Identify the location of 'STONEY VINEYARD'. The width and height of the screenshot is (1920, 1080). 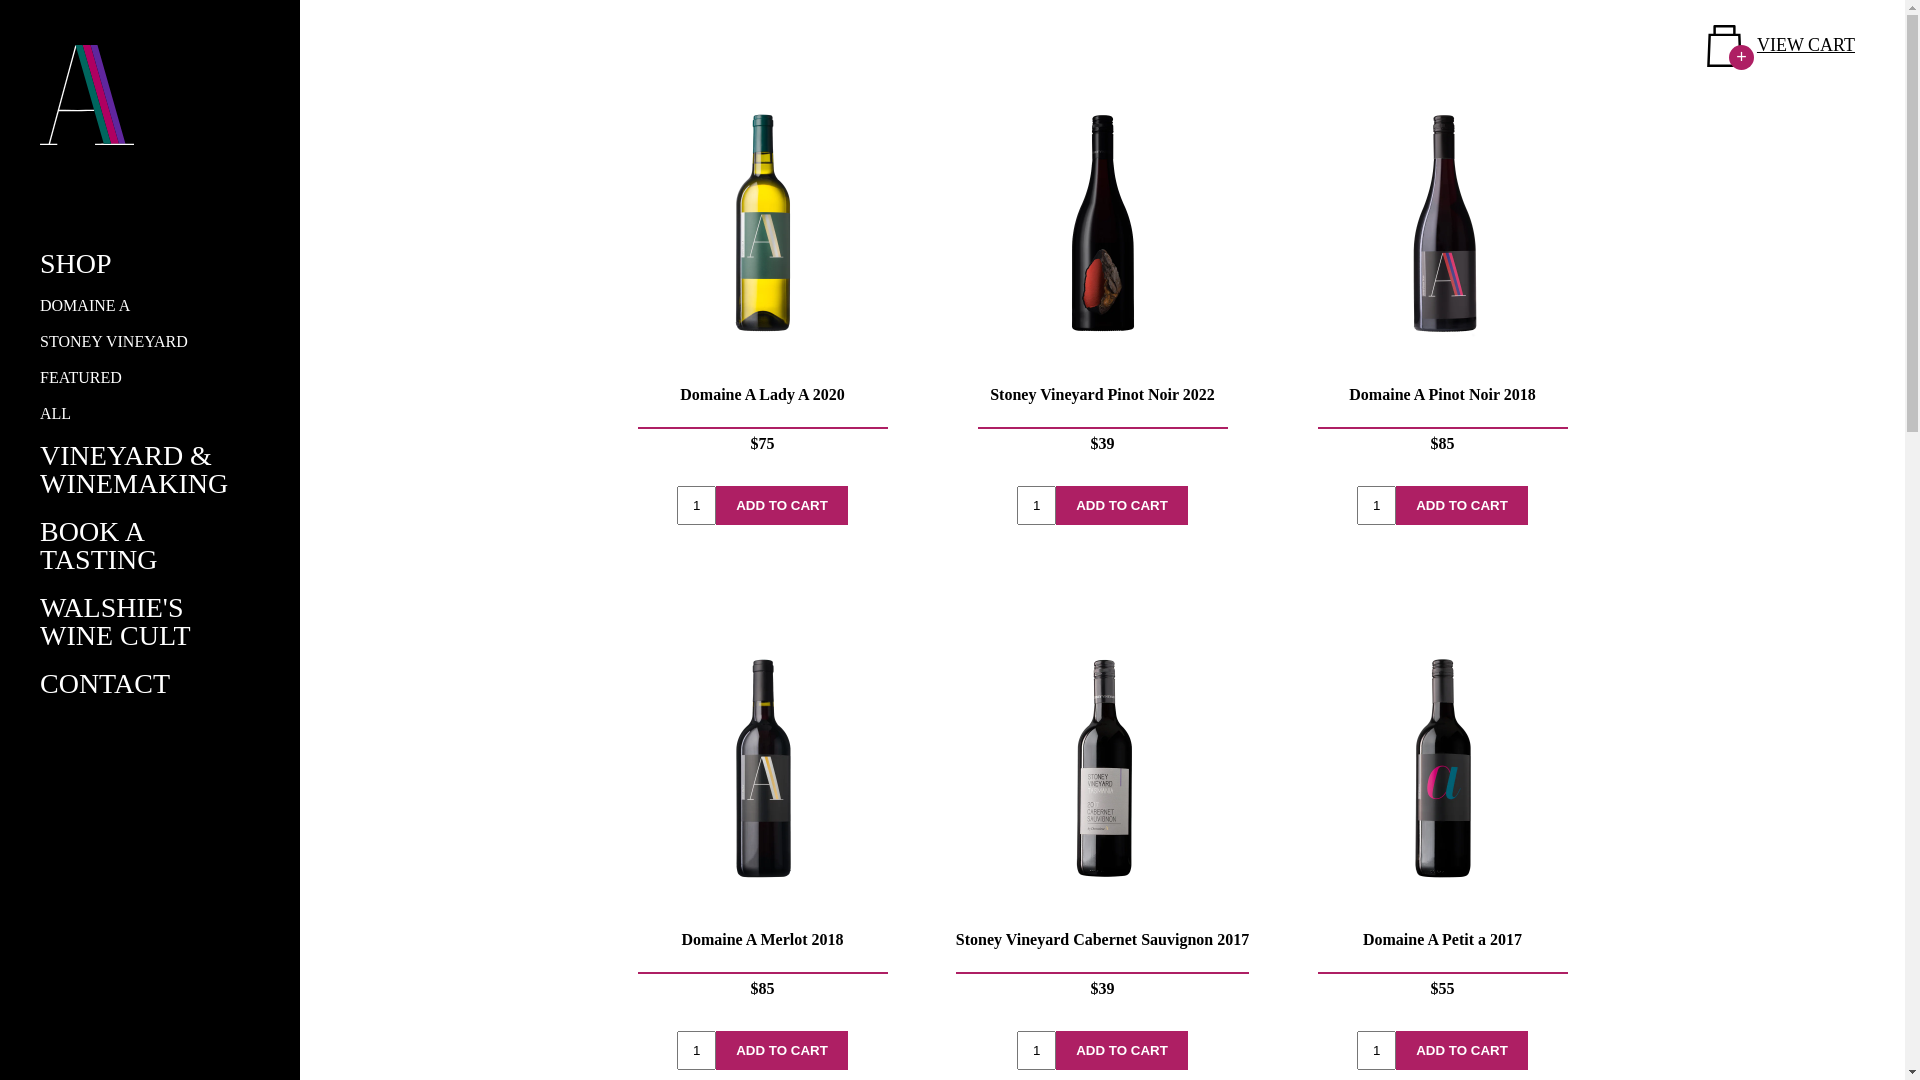
(113, 340).